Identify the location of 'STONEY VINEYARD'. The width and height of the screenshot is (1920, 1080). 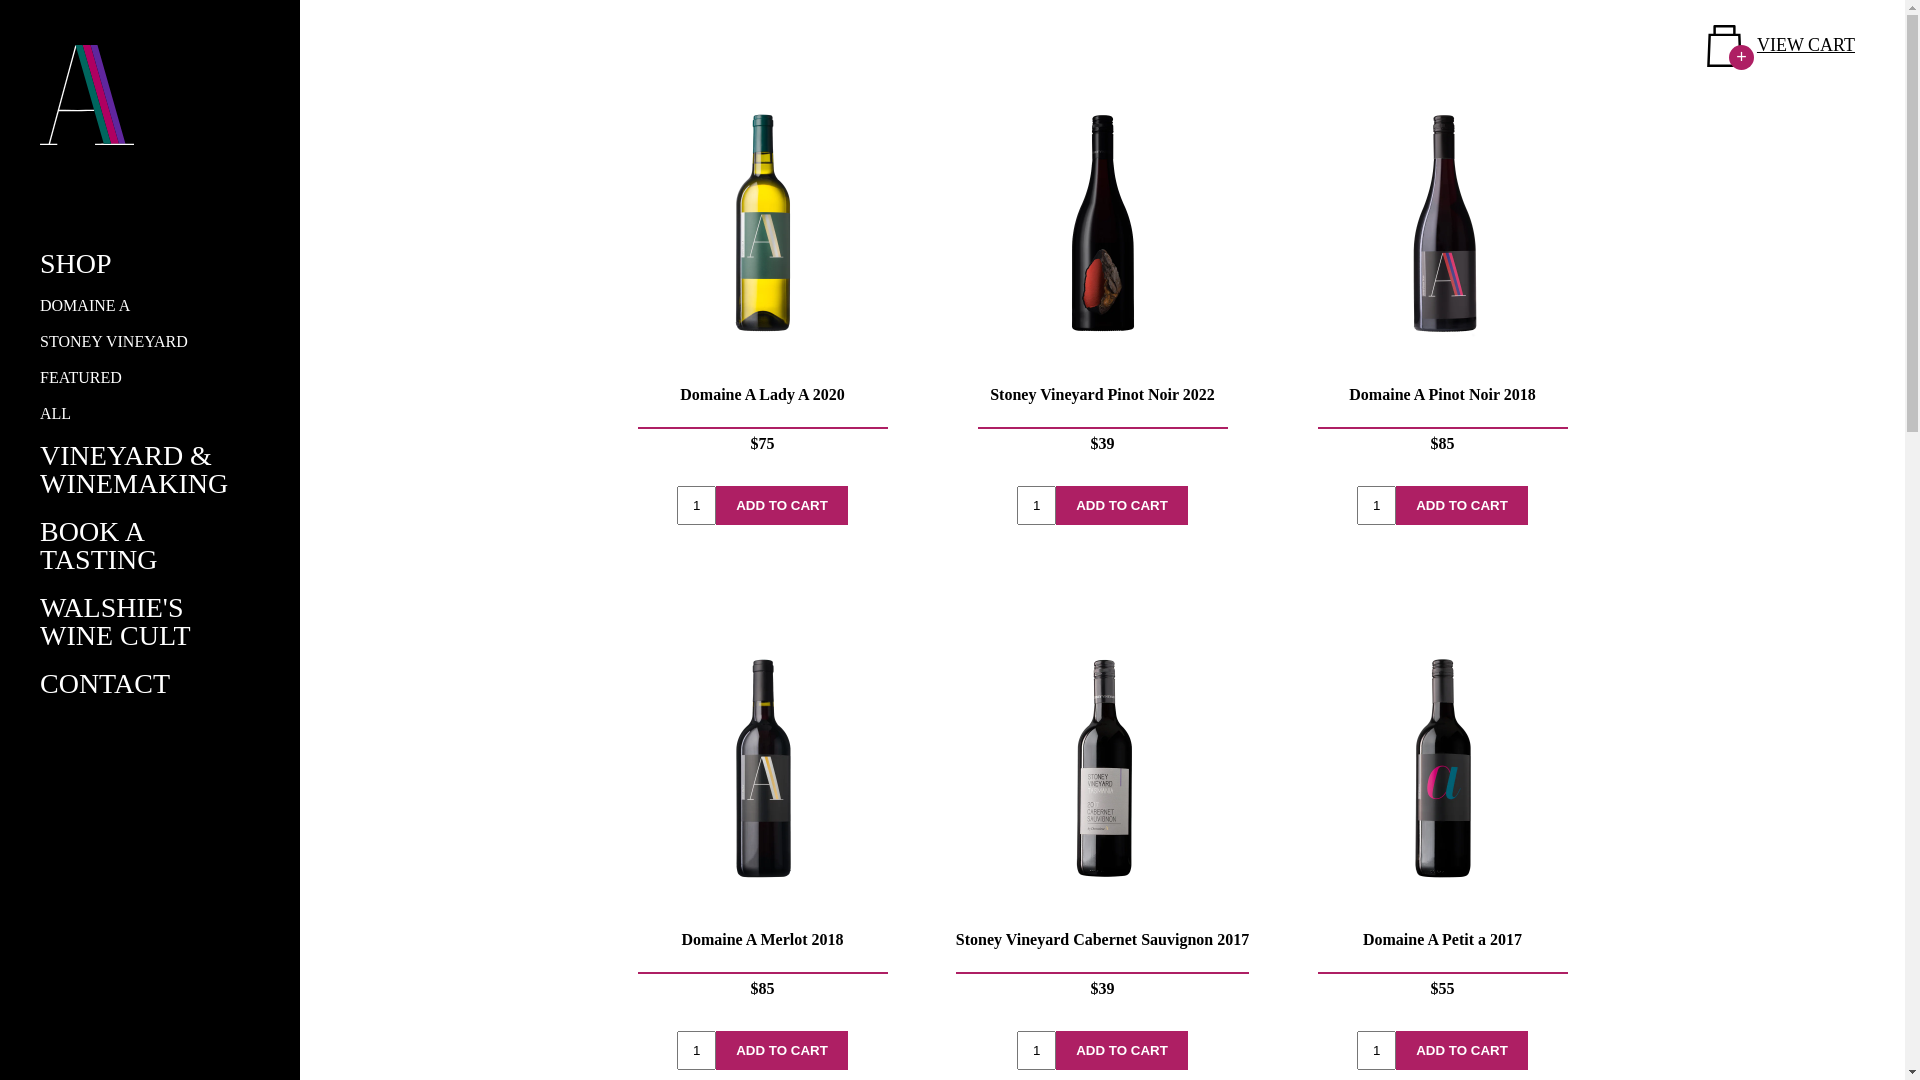
(113, 340).